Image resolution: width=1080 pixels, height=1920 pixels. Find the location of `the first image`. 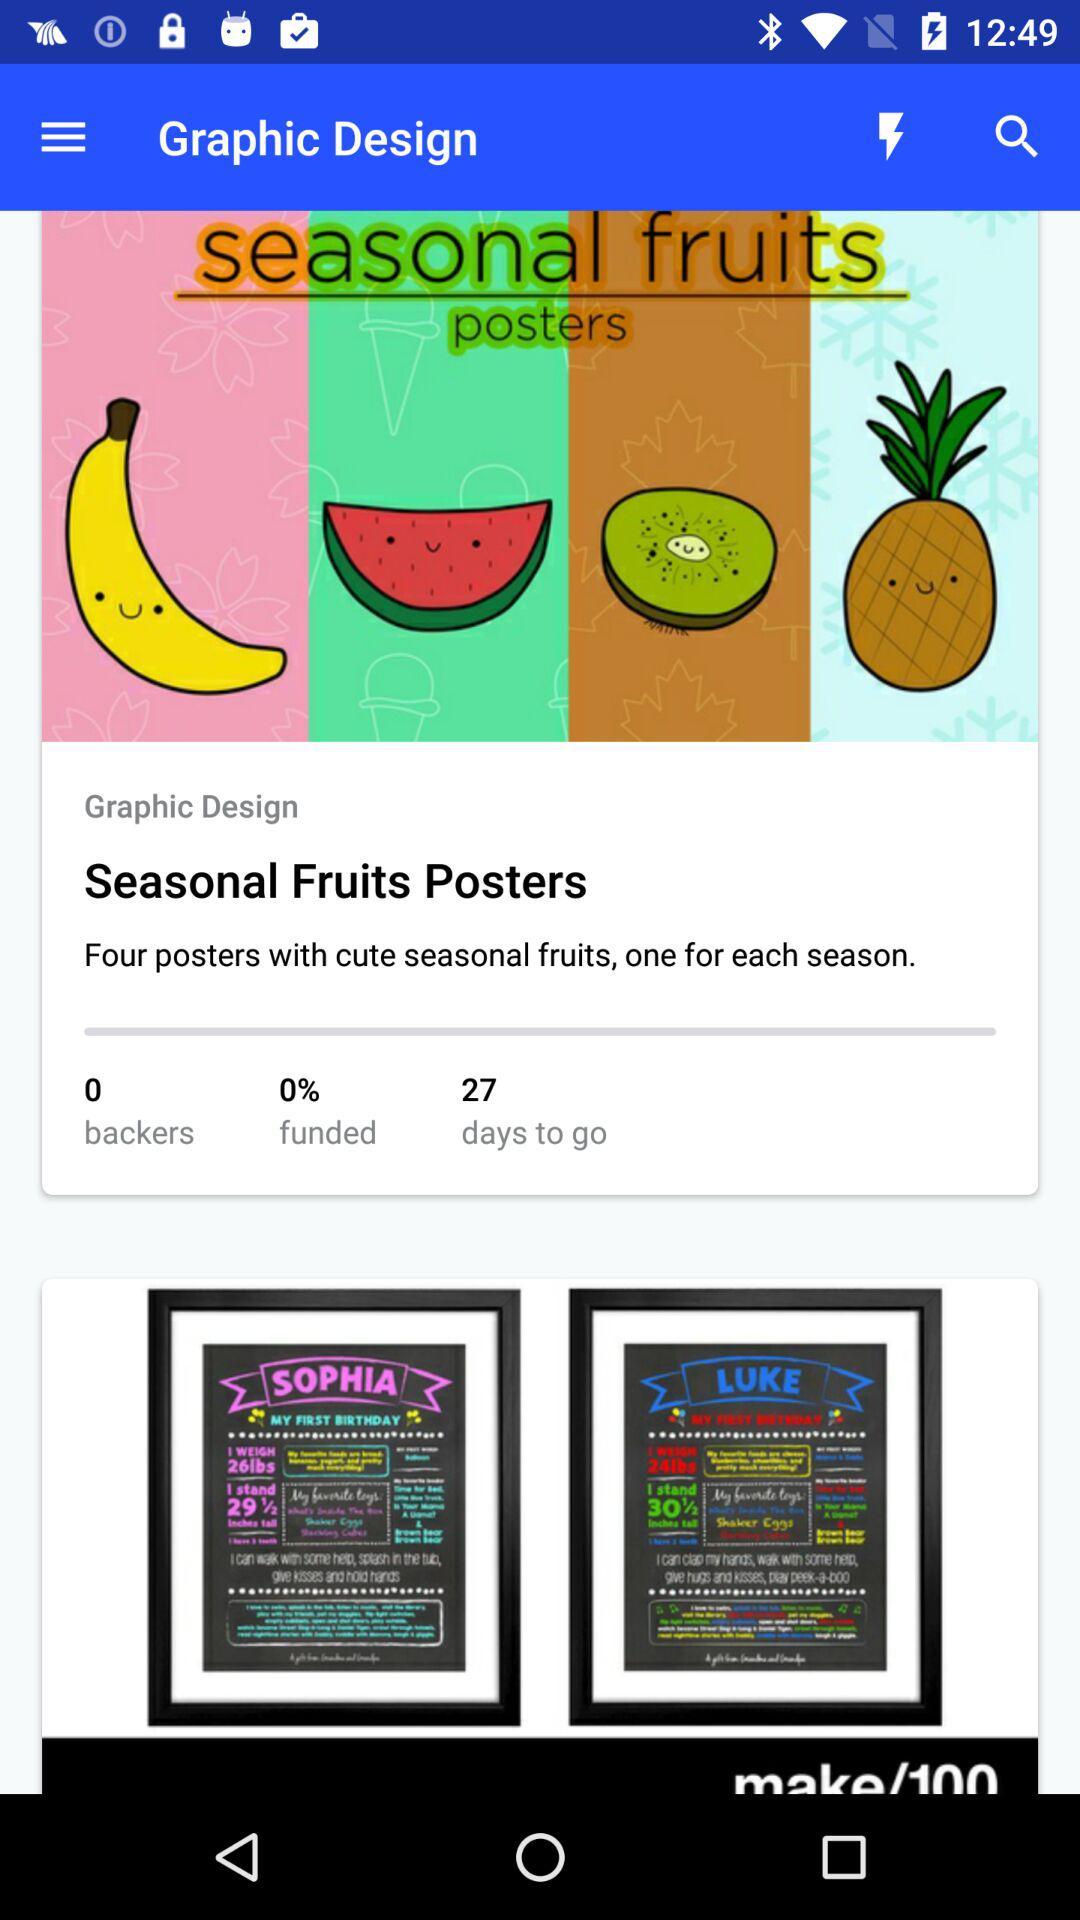

the first image is located at coordinates (540, 475).